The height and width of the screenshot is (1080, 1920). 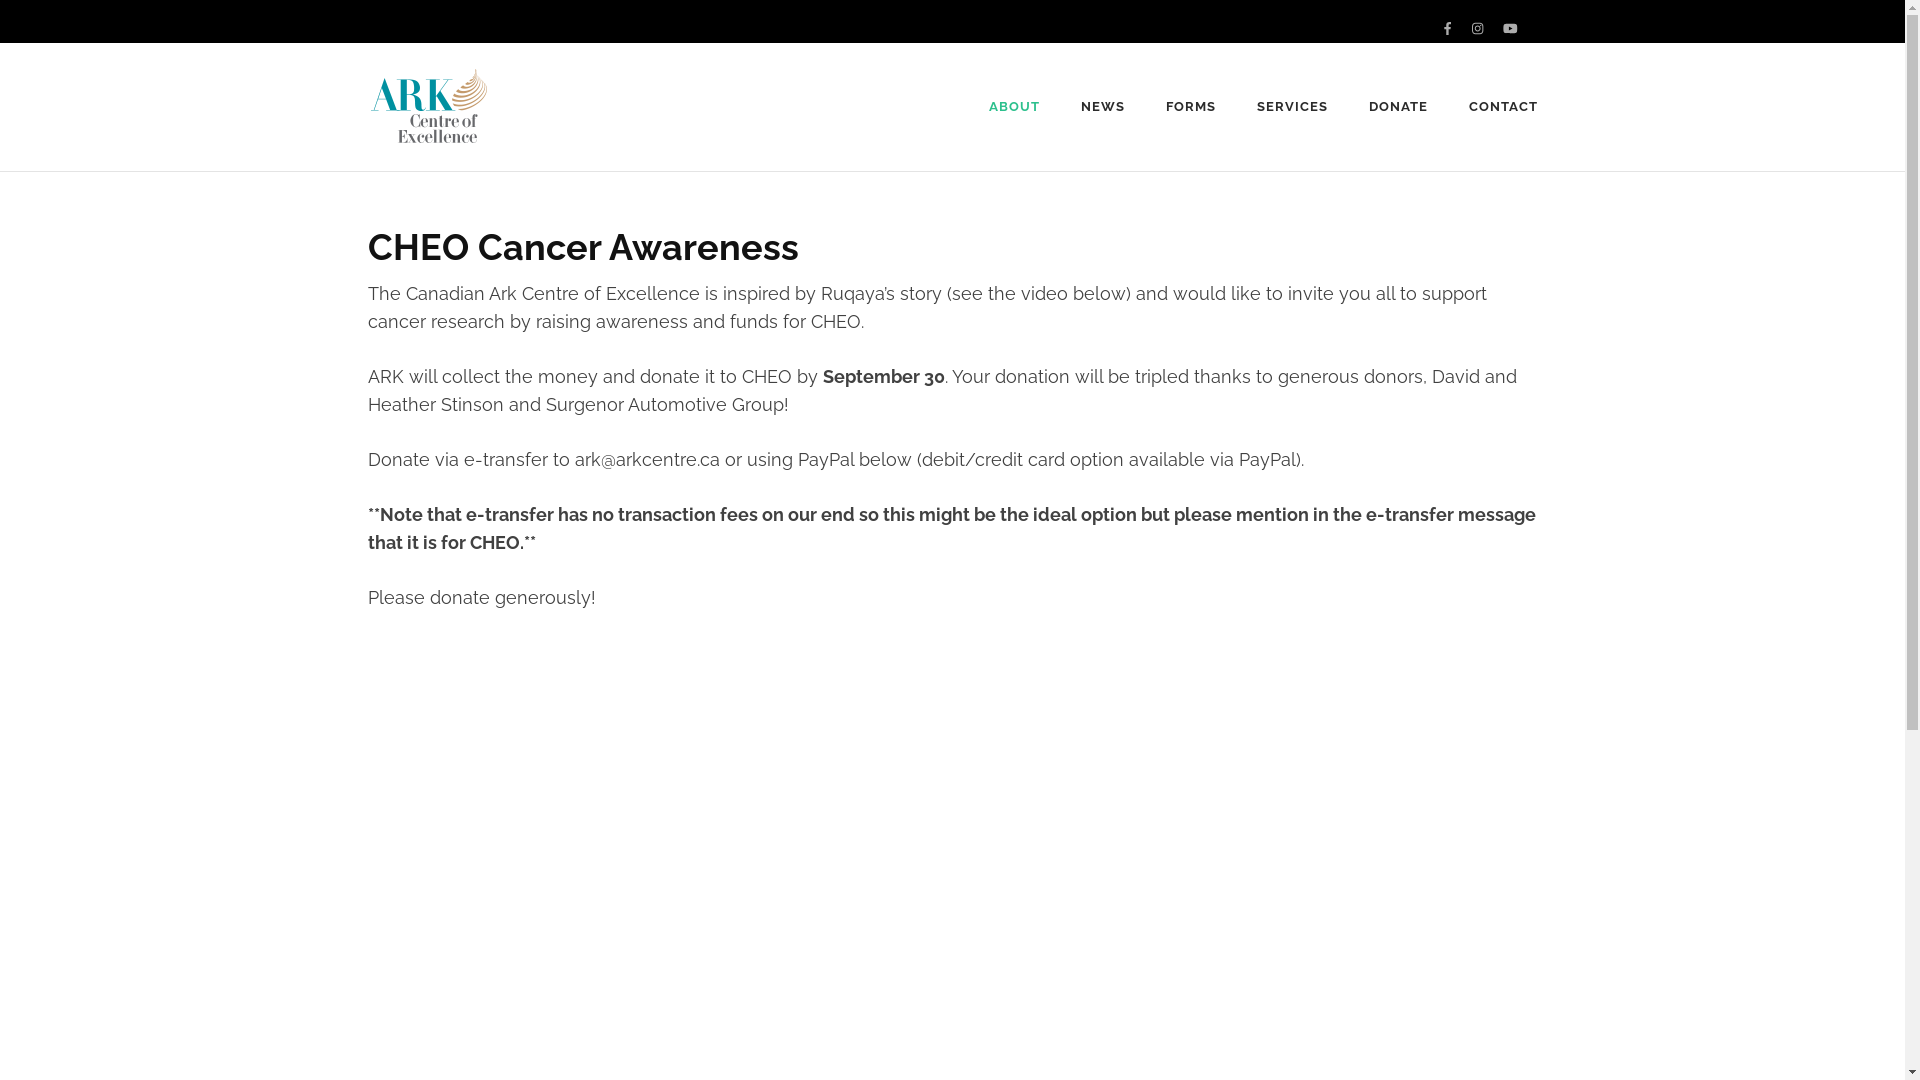 What do you see at coordinates (523, 120) in the screenshot?
I see `'Ark'` at bounding box center [523, 120].